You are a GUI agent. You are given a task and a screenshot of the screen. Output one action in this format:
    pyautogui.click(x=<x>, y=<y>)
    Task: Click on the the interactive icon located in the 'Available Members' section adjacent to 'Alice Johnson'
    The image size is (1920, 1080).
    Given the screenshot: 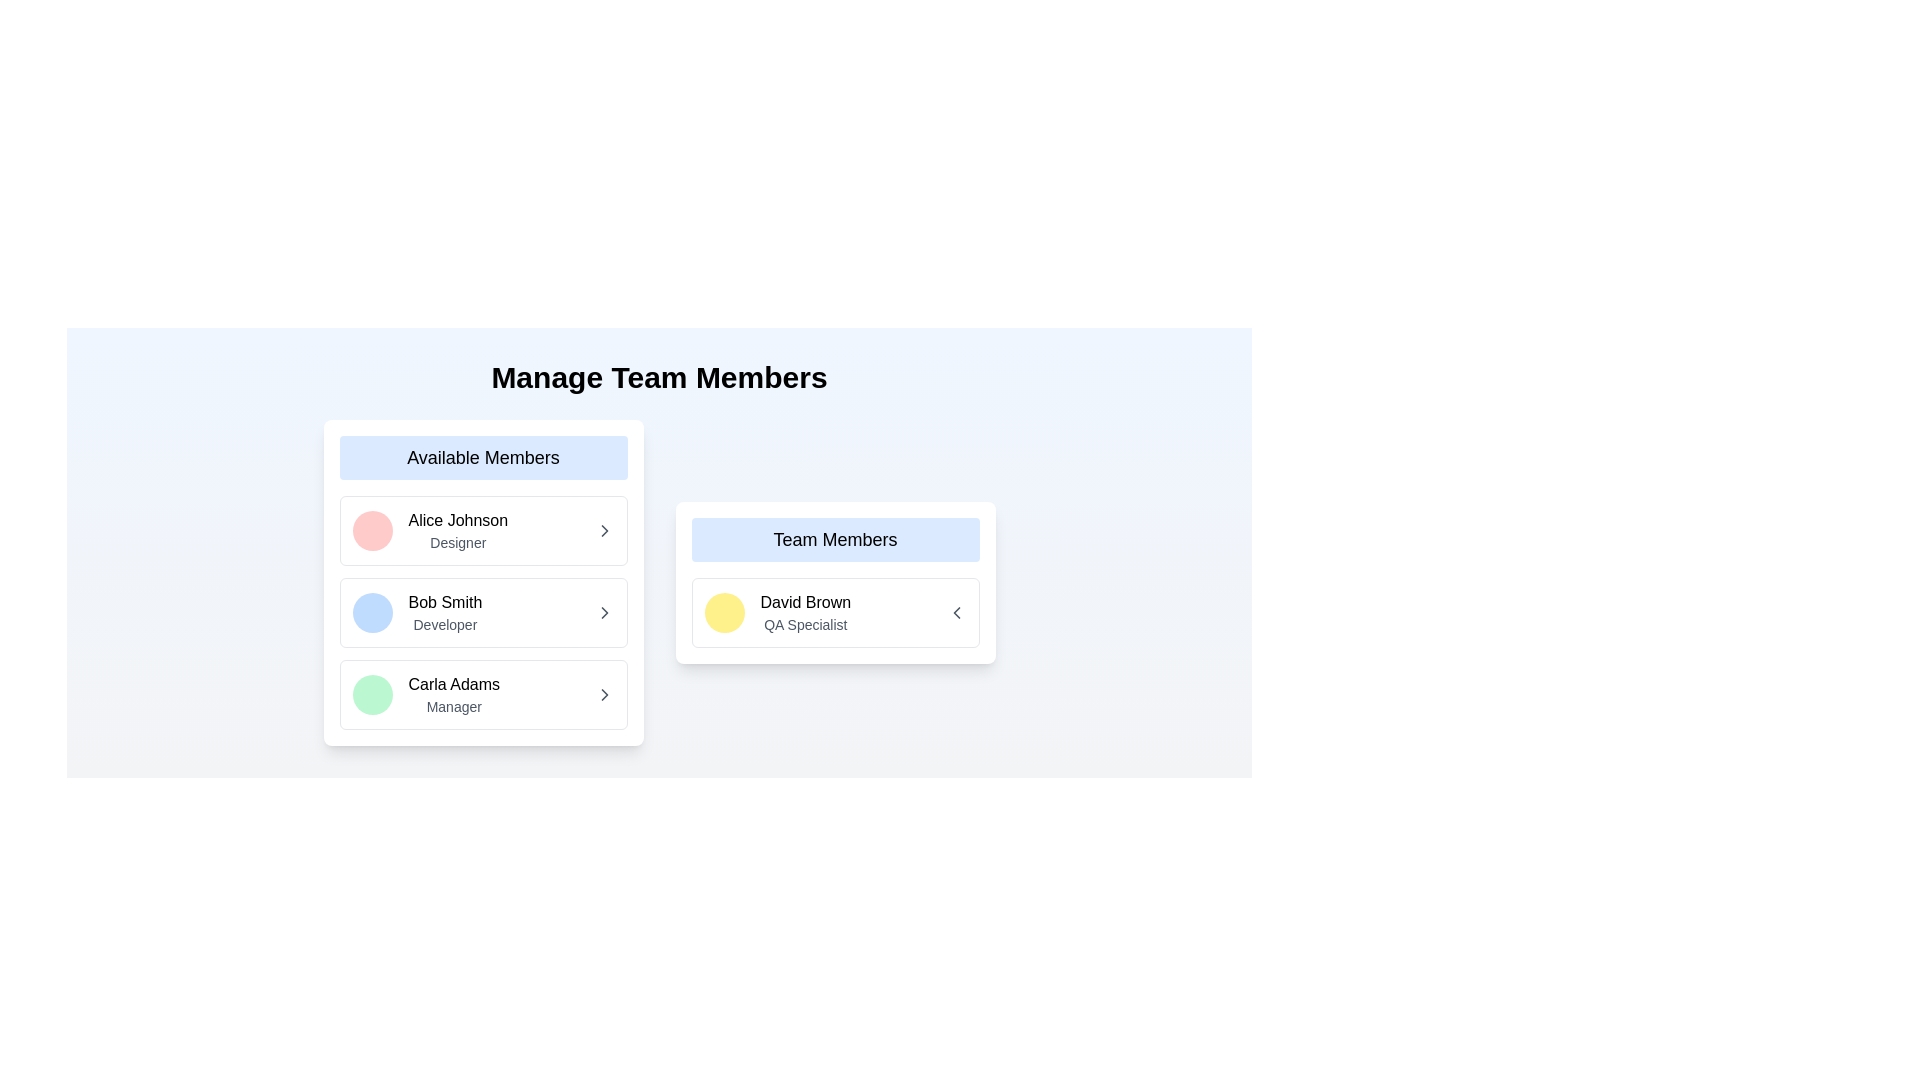 What is the action you would take?
    pyautogui.click(x=603, y=530)
    